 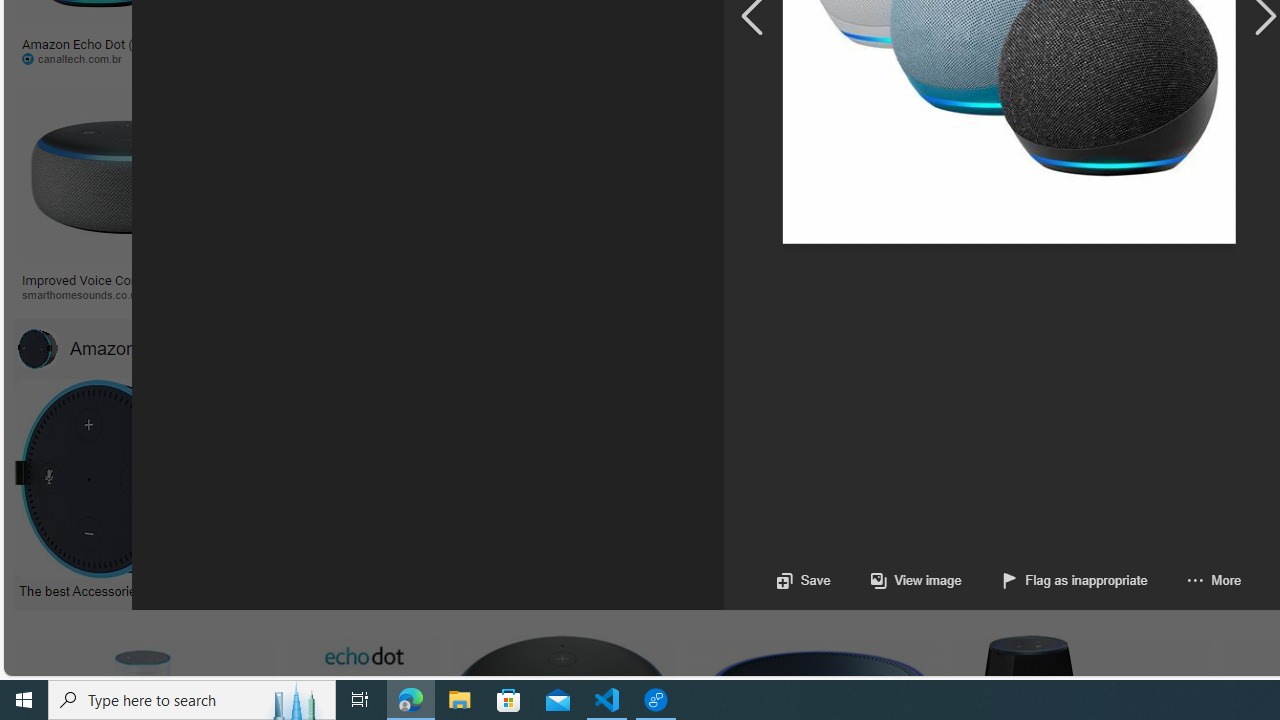 I want to click on 'Save', so click(x=803, y=580).